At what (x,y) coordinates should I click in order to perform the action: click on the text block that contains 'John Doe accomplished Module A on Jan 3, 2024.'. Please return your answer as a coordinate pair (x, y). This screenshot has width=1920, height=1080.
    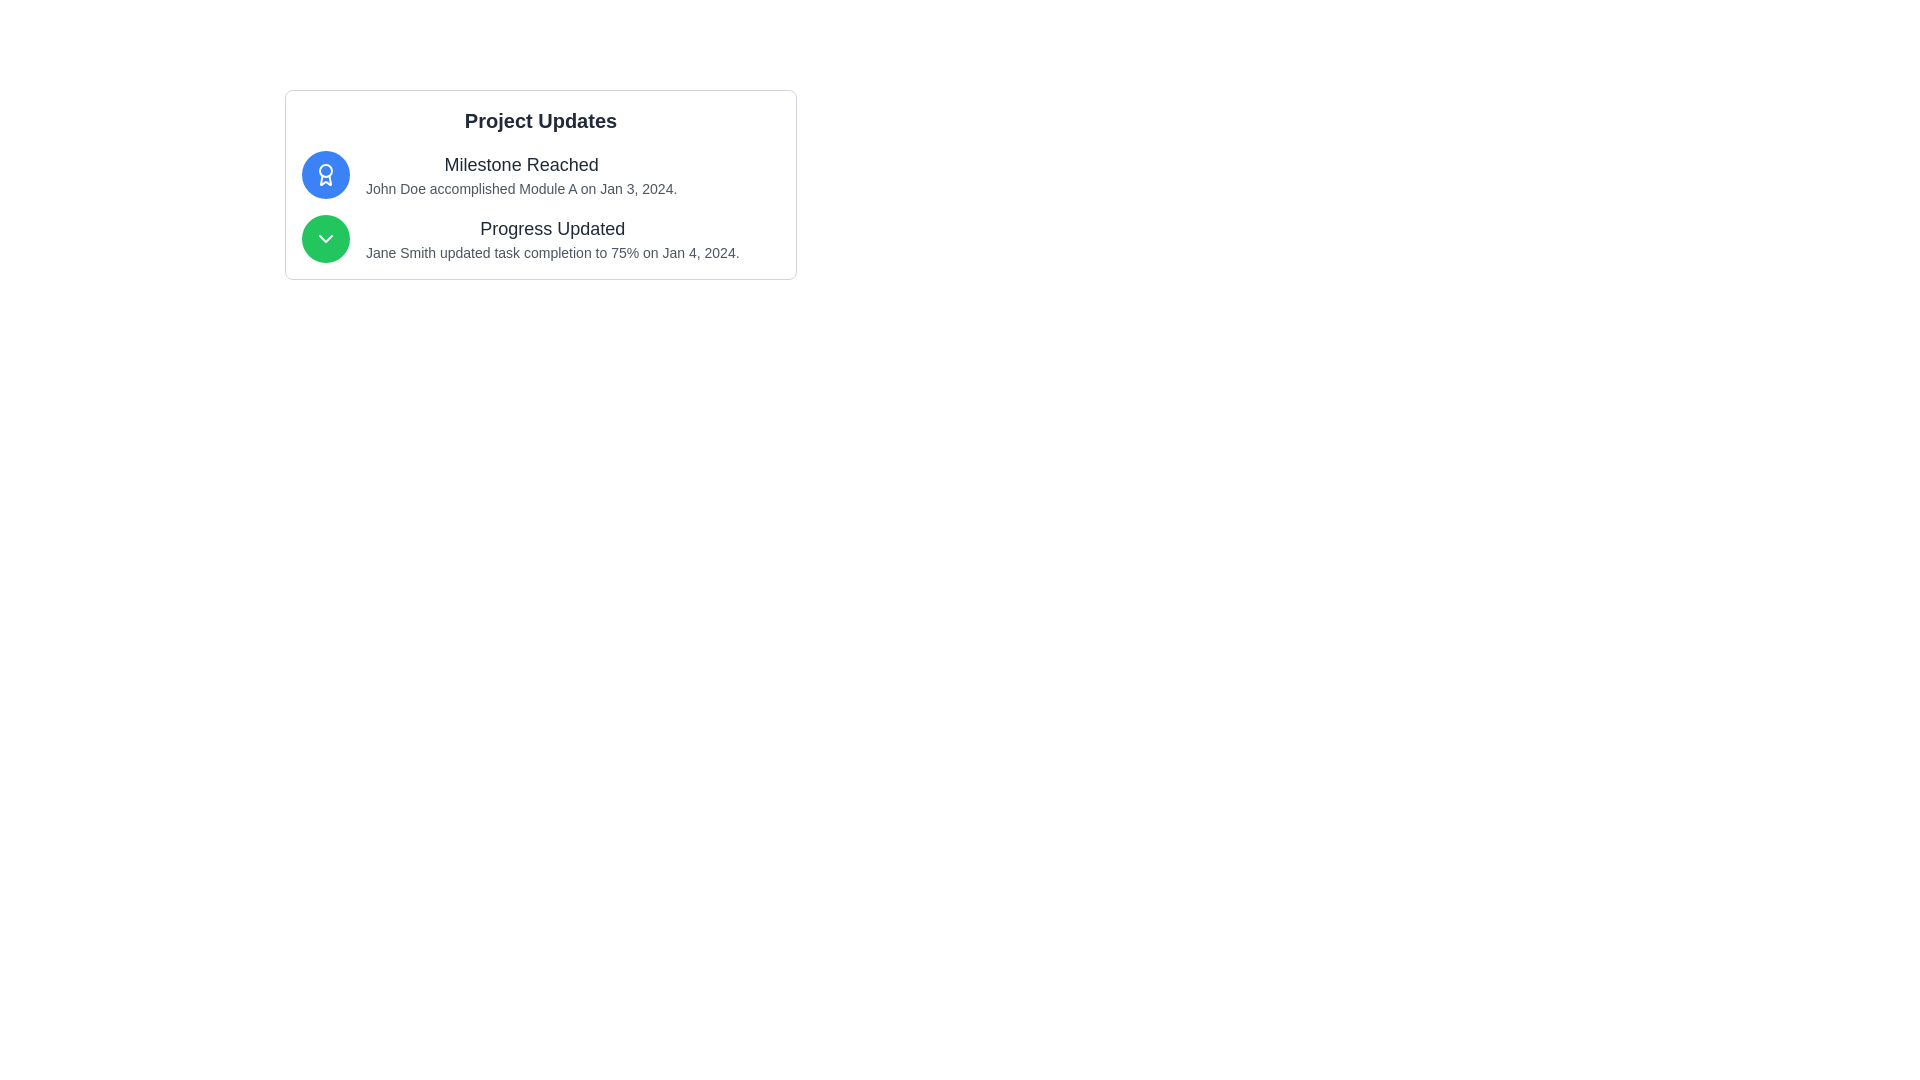
    Looking at the image, I should click on (521, 189).